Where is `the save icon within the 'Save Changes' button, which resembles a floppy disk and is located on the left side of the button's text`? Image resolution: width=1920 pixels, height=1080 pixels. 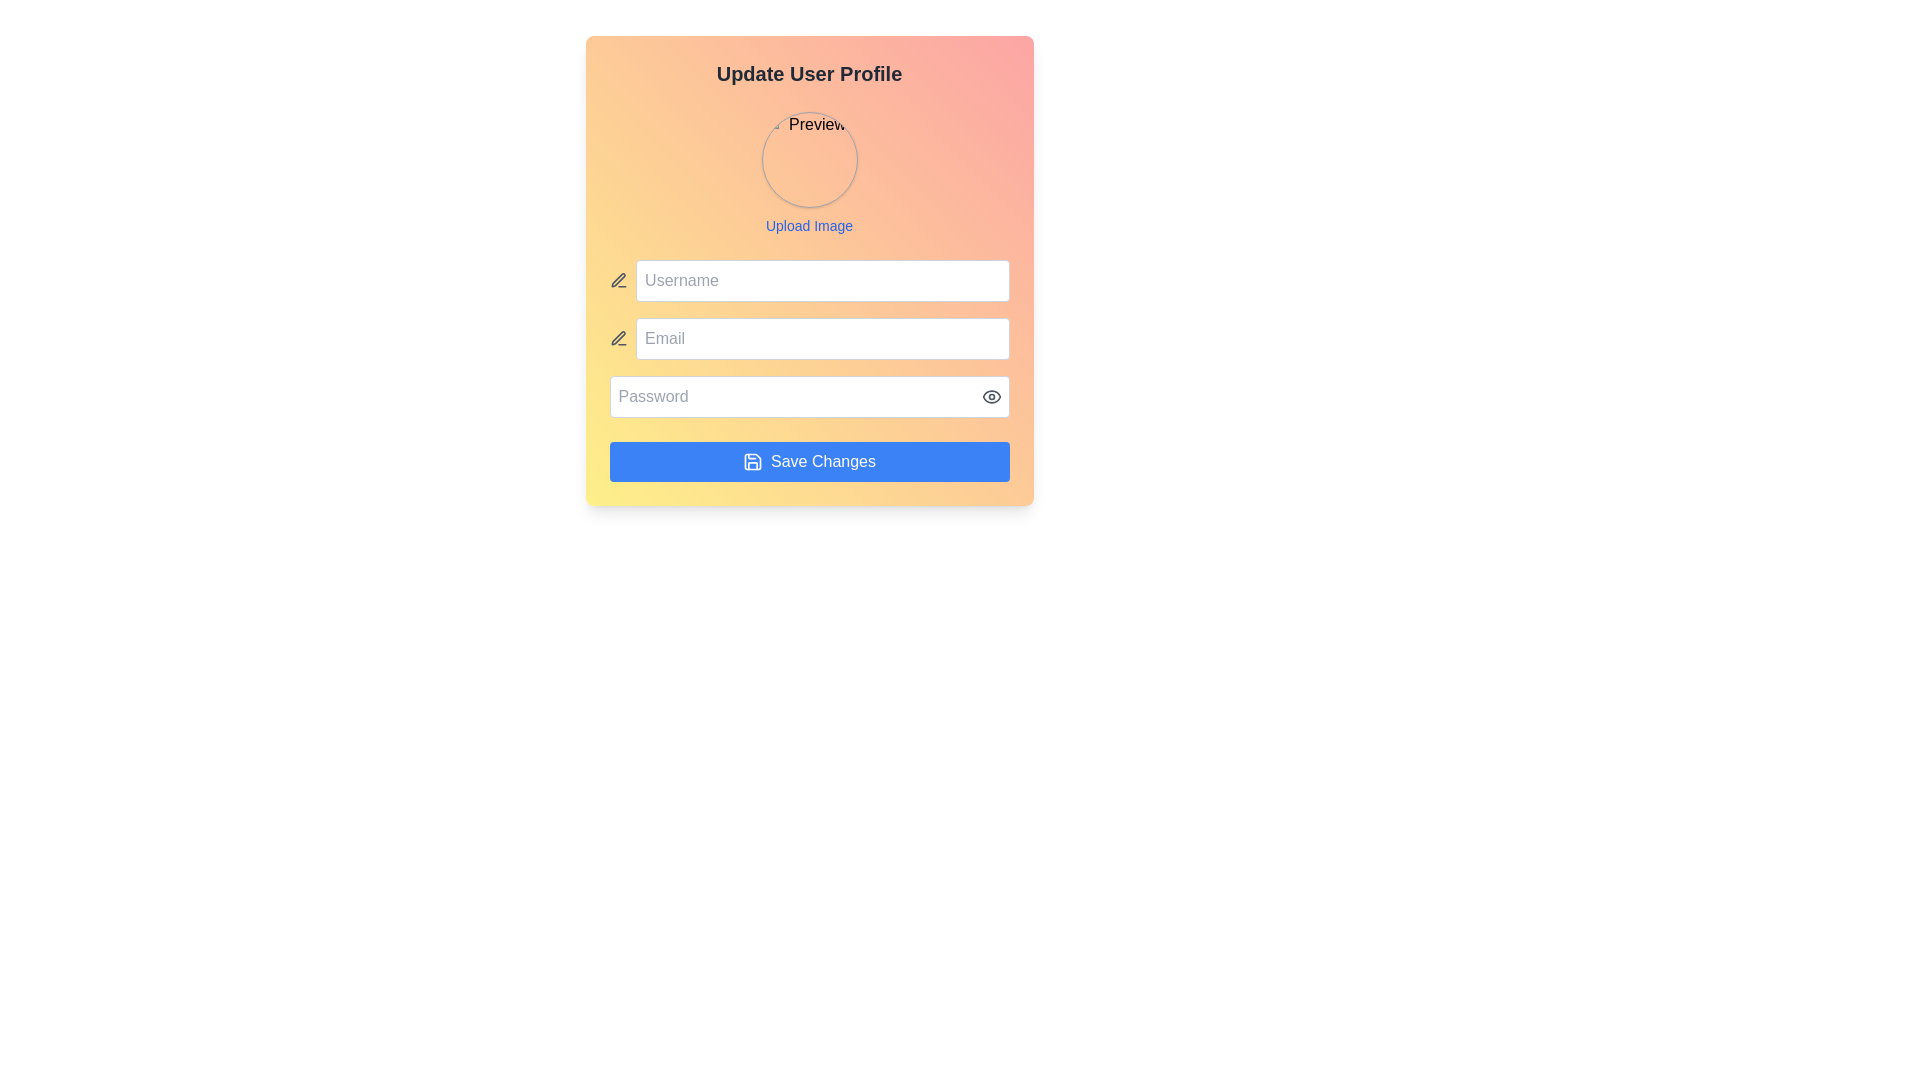 the save icon within the 'Save Changes' button, which resembles a floppy disk and is located on the left side of the button's text is located at coordinates (752, 462).